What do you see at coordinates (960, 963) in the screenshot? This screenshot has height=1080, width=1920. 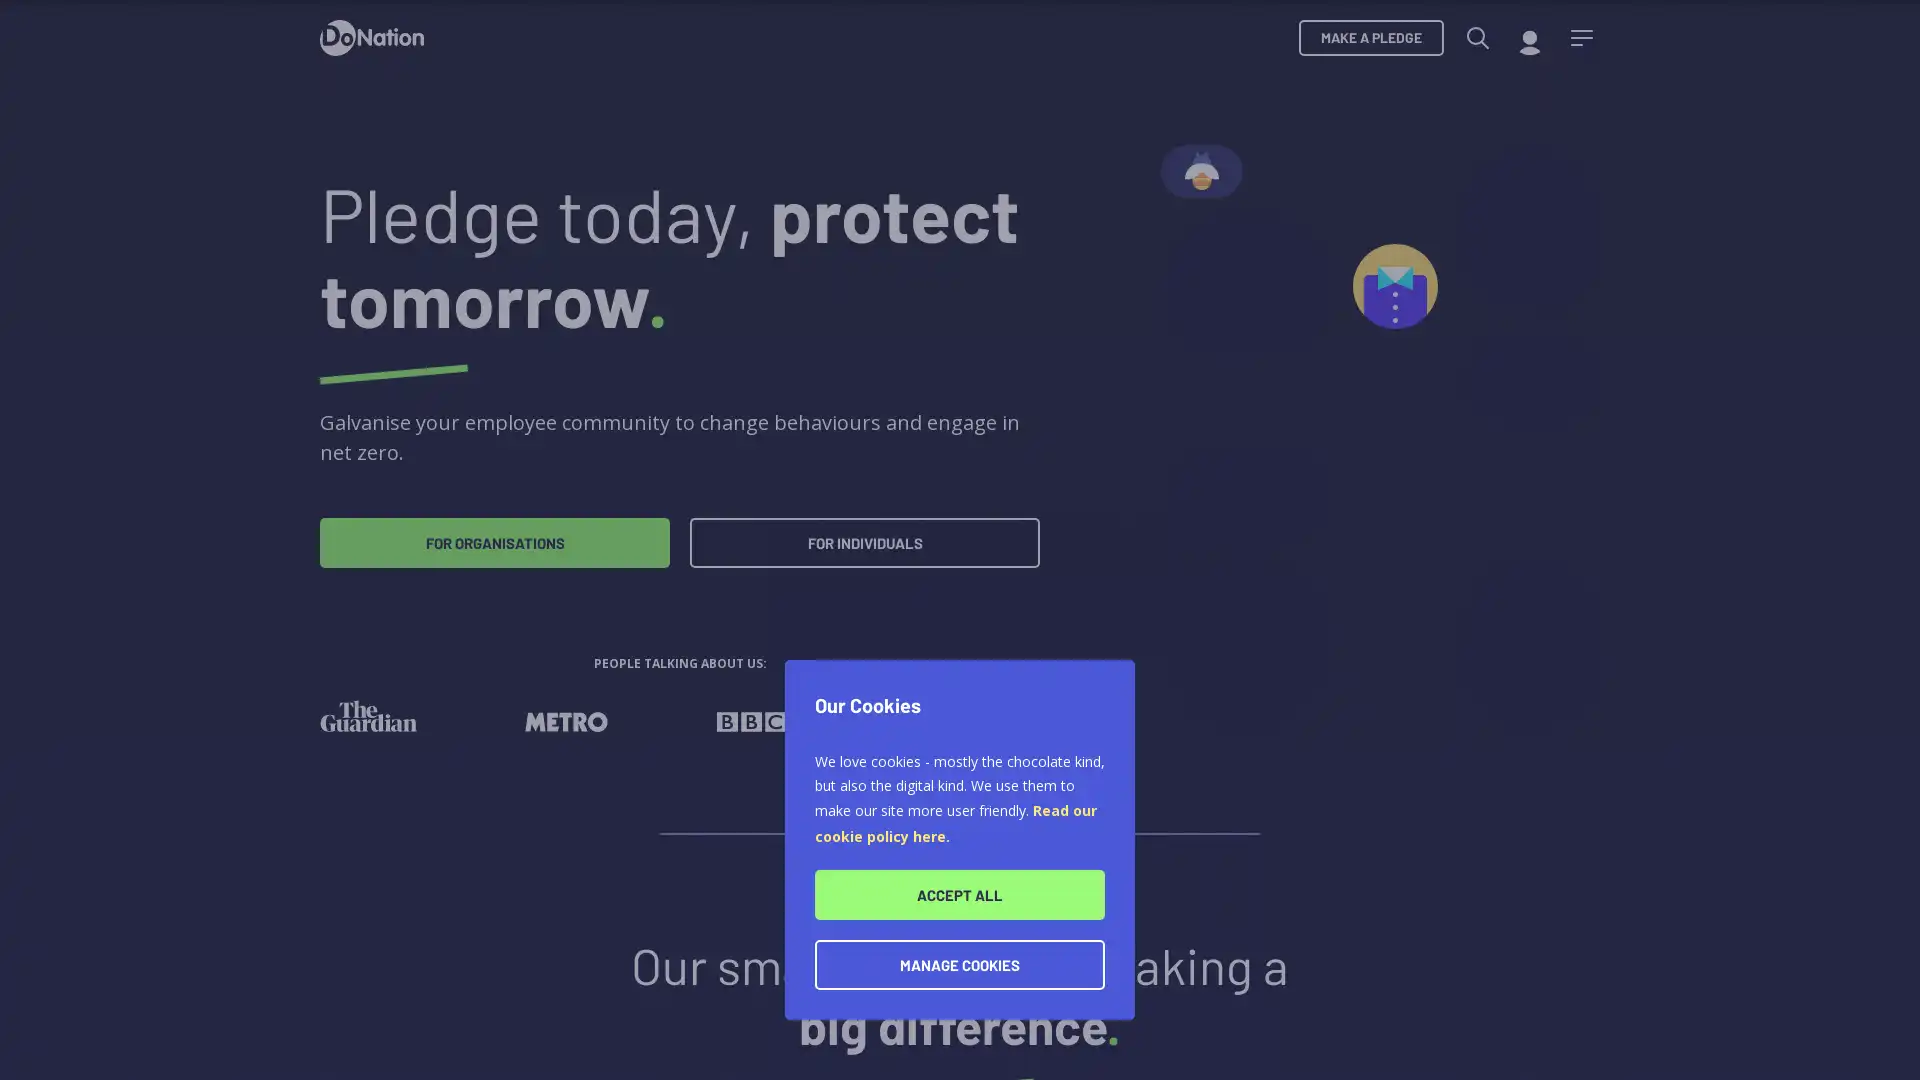 I see `MANAGE COOKIES` at bounding box center [960, 963].